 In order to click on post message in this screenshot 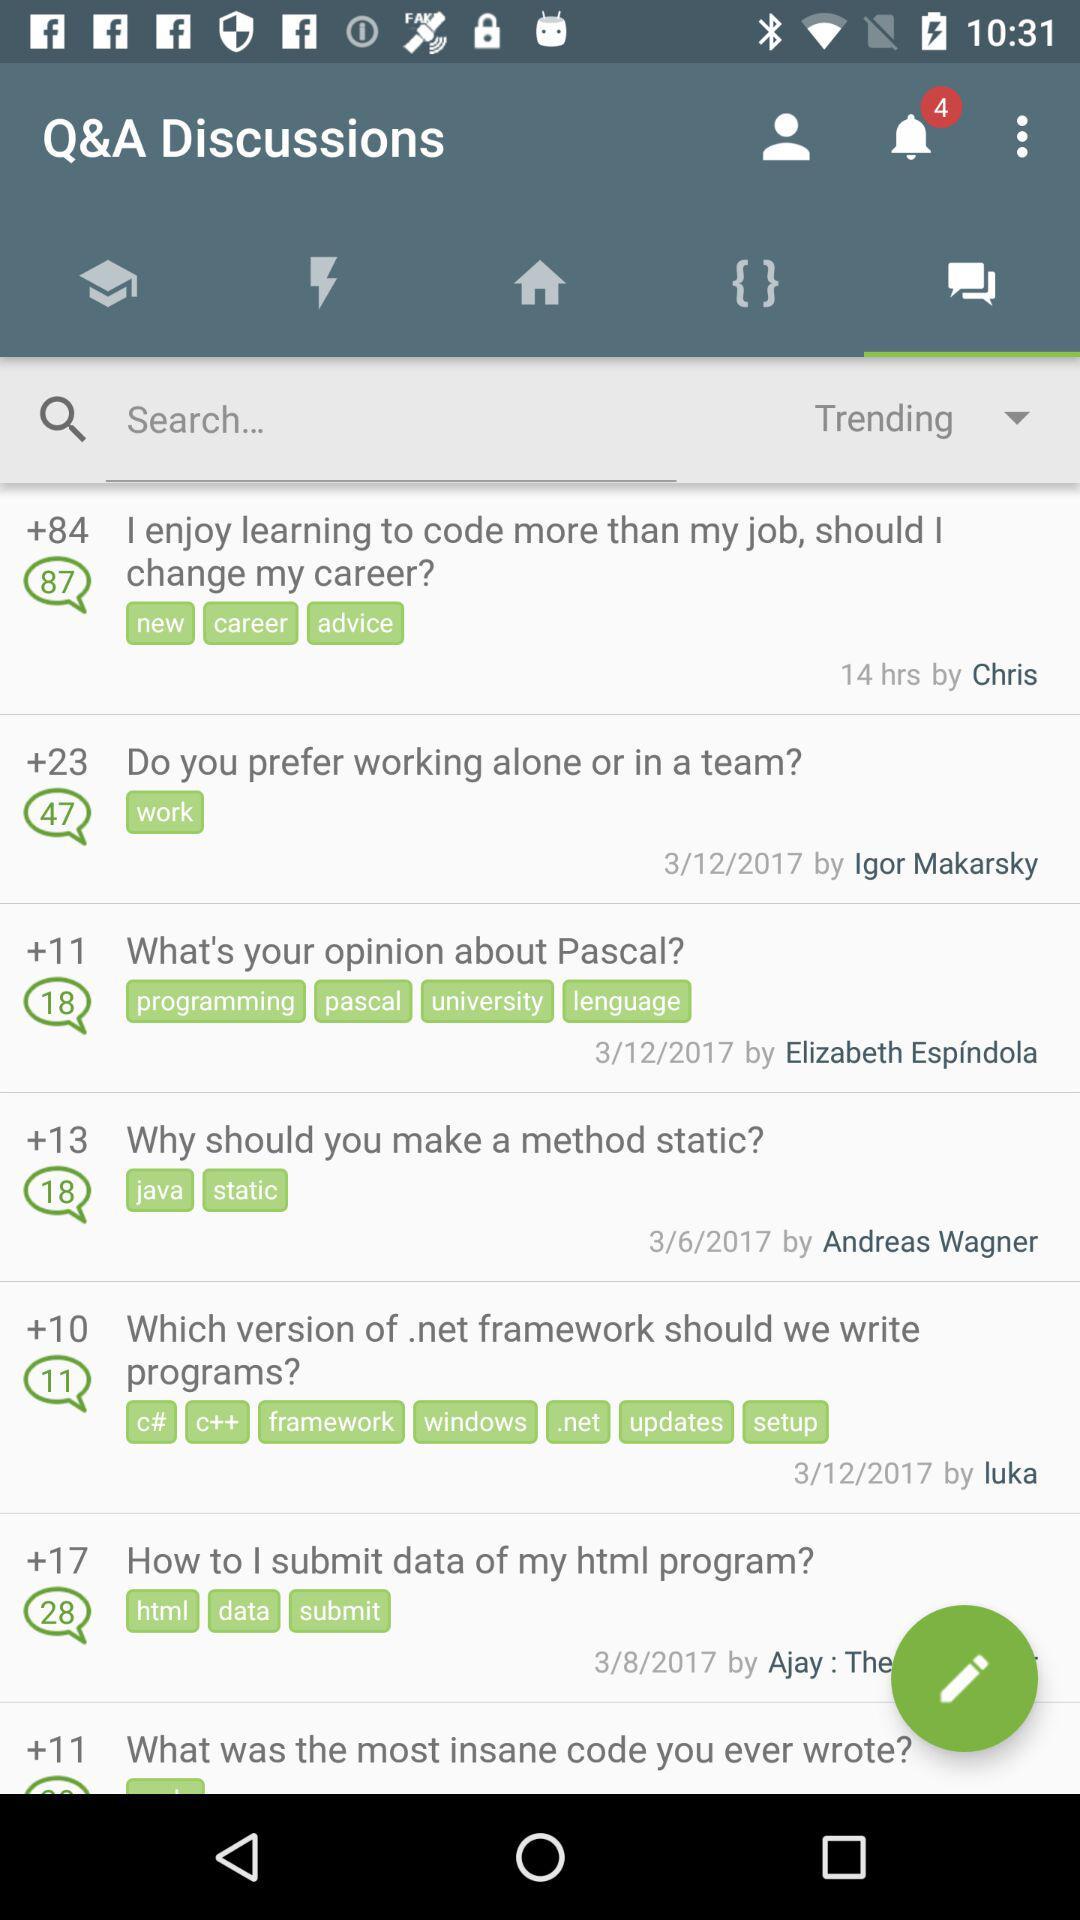, I will do `click(963, 1678)`.